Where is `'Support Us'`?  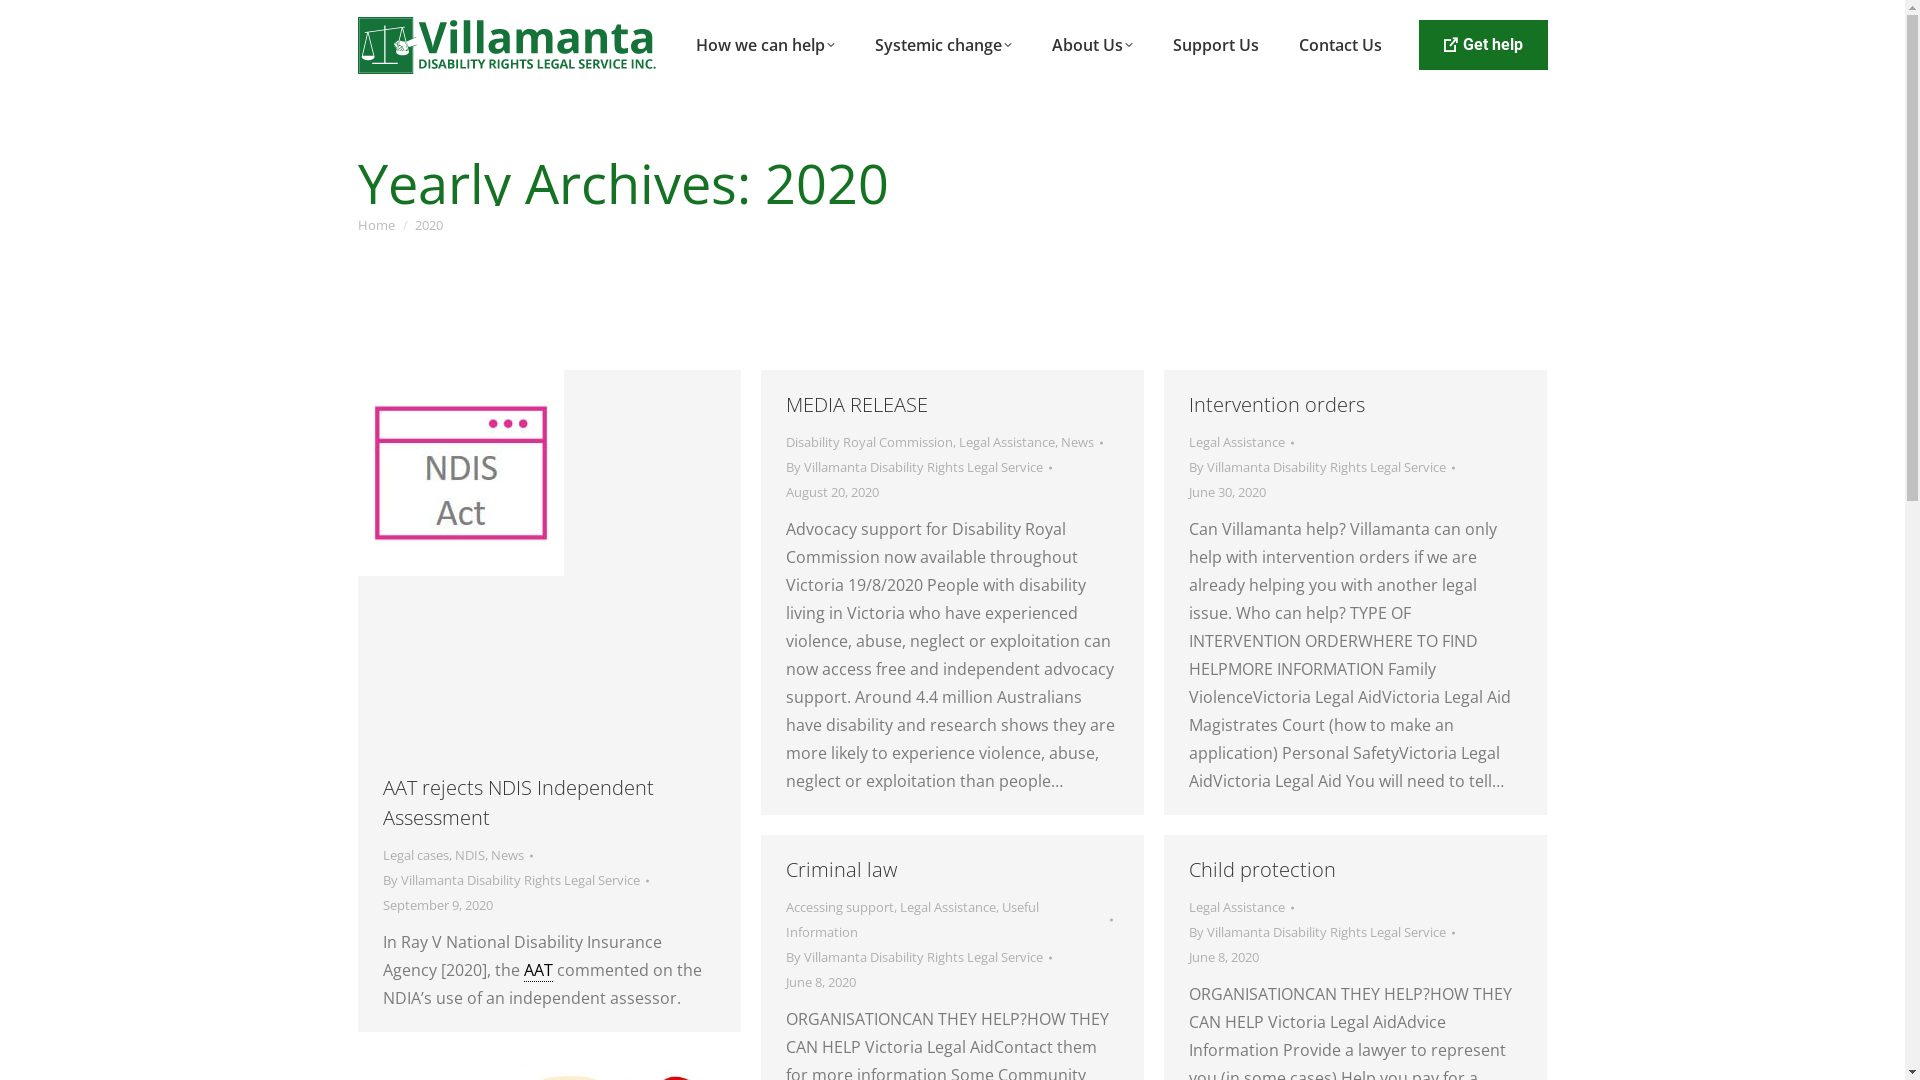
'Support Us' is located at coordinates (1214, 45).